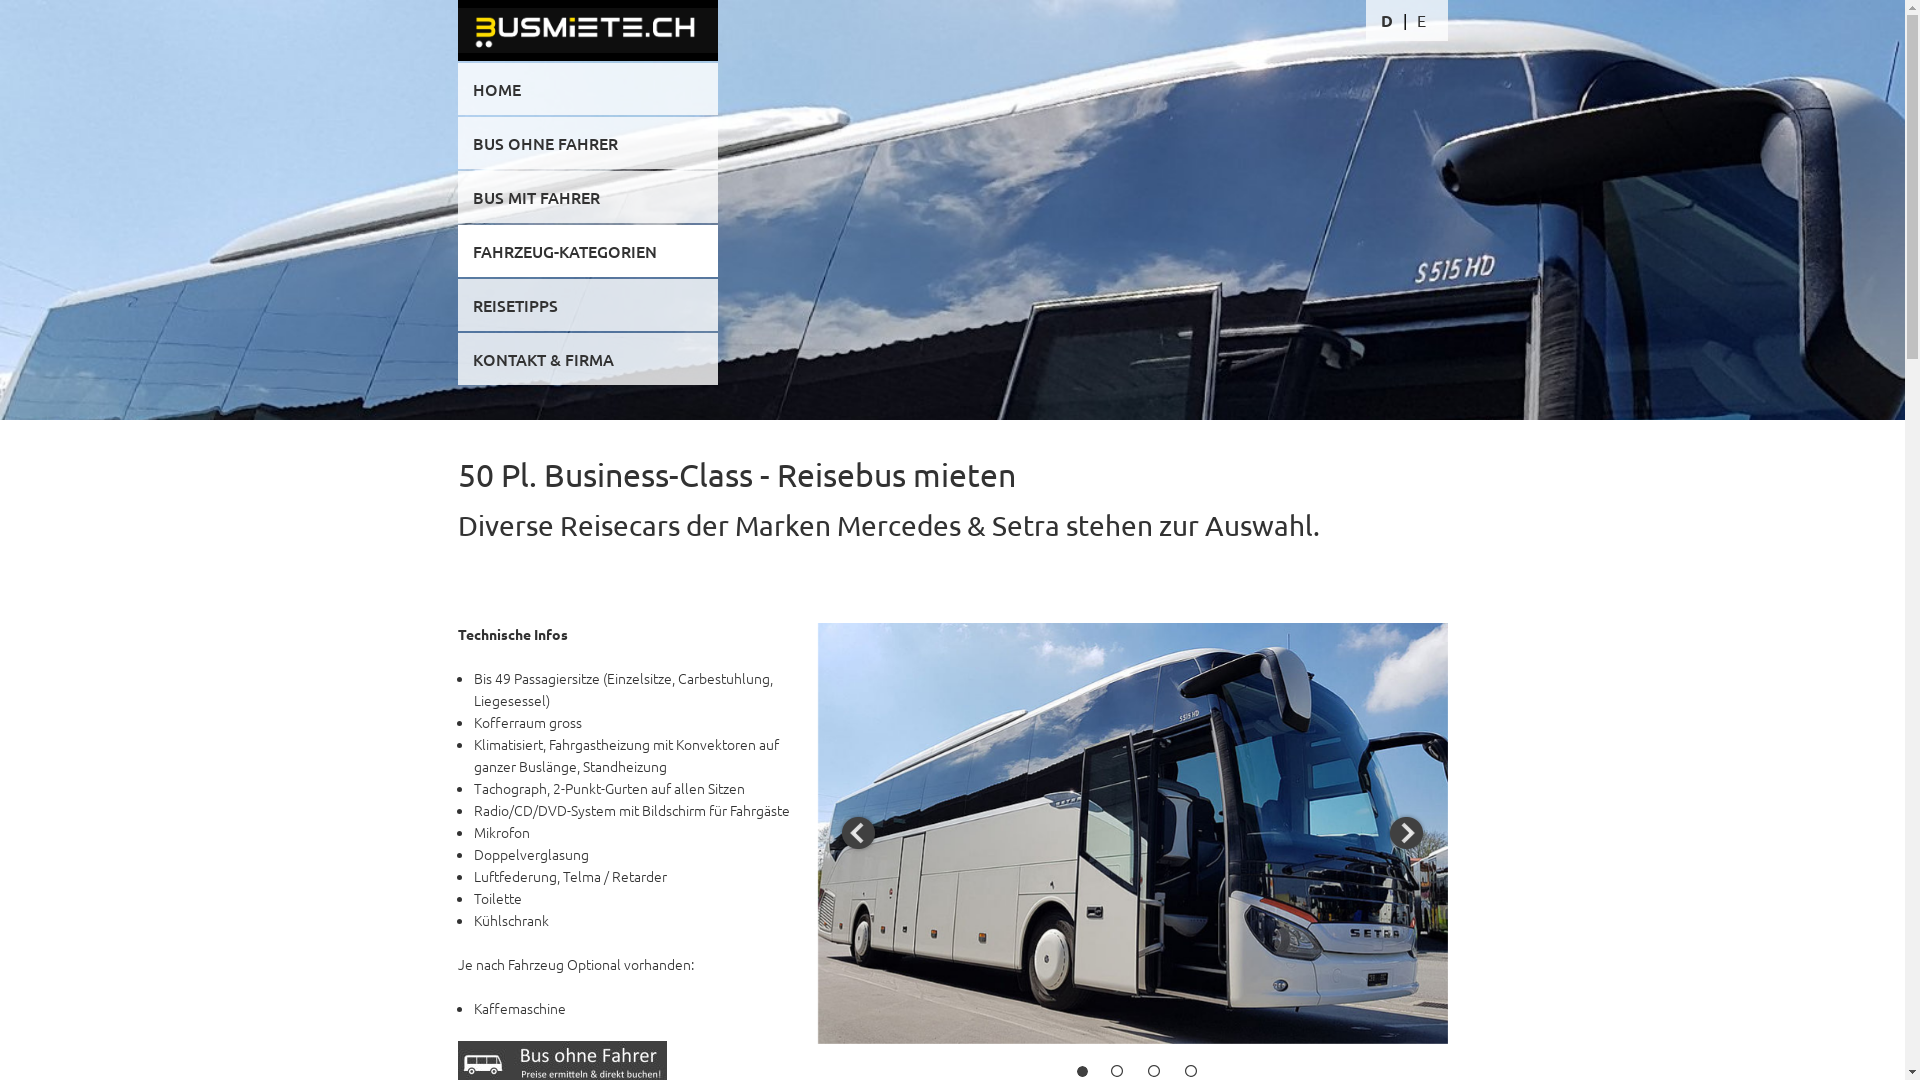 Image resolution: width=1920 pixels, height=1080 pixels. Describe the element at coordinates (587, 87) in the screenshot. I see `'HOME'` at that location.